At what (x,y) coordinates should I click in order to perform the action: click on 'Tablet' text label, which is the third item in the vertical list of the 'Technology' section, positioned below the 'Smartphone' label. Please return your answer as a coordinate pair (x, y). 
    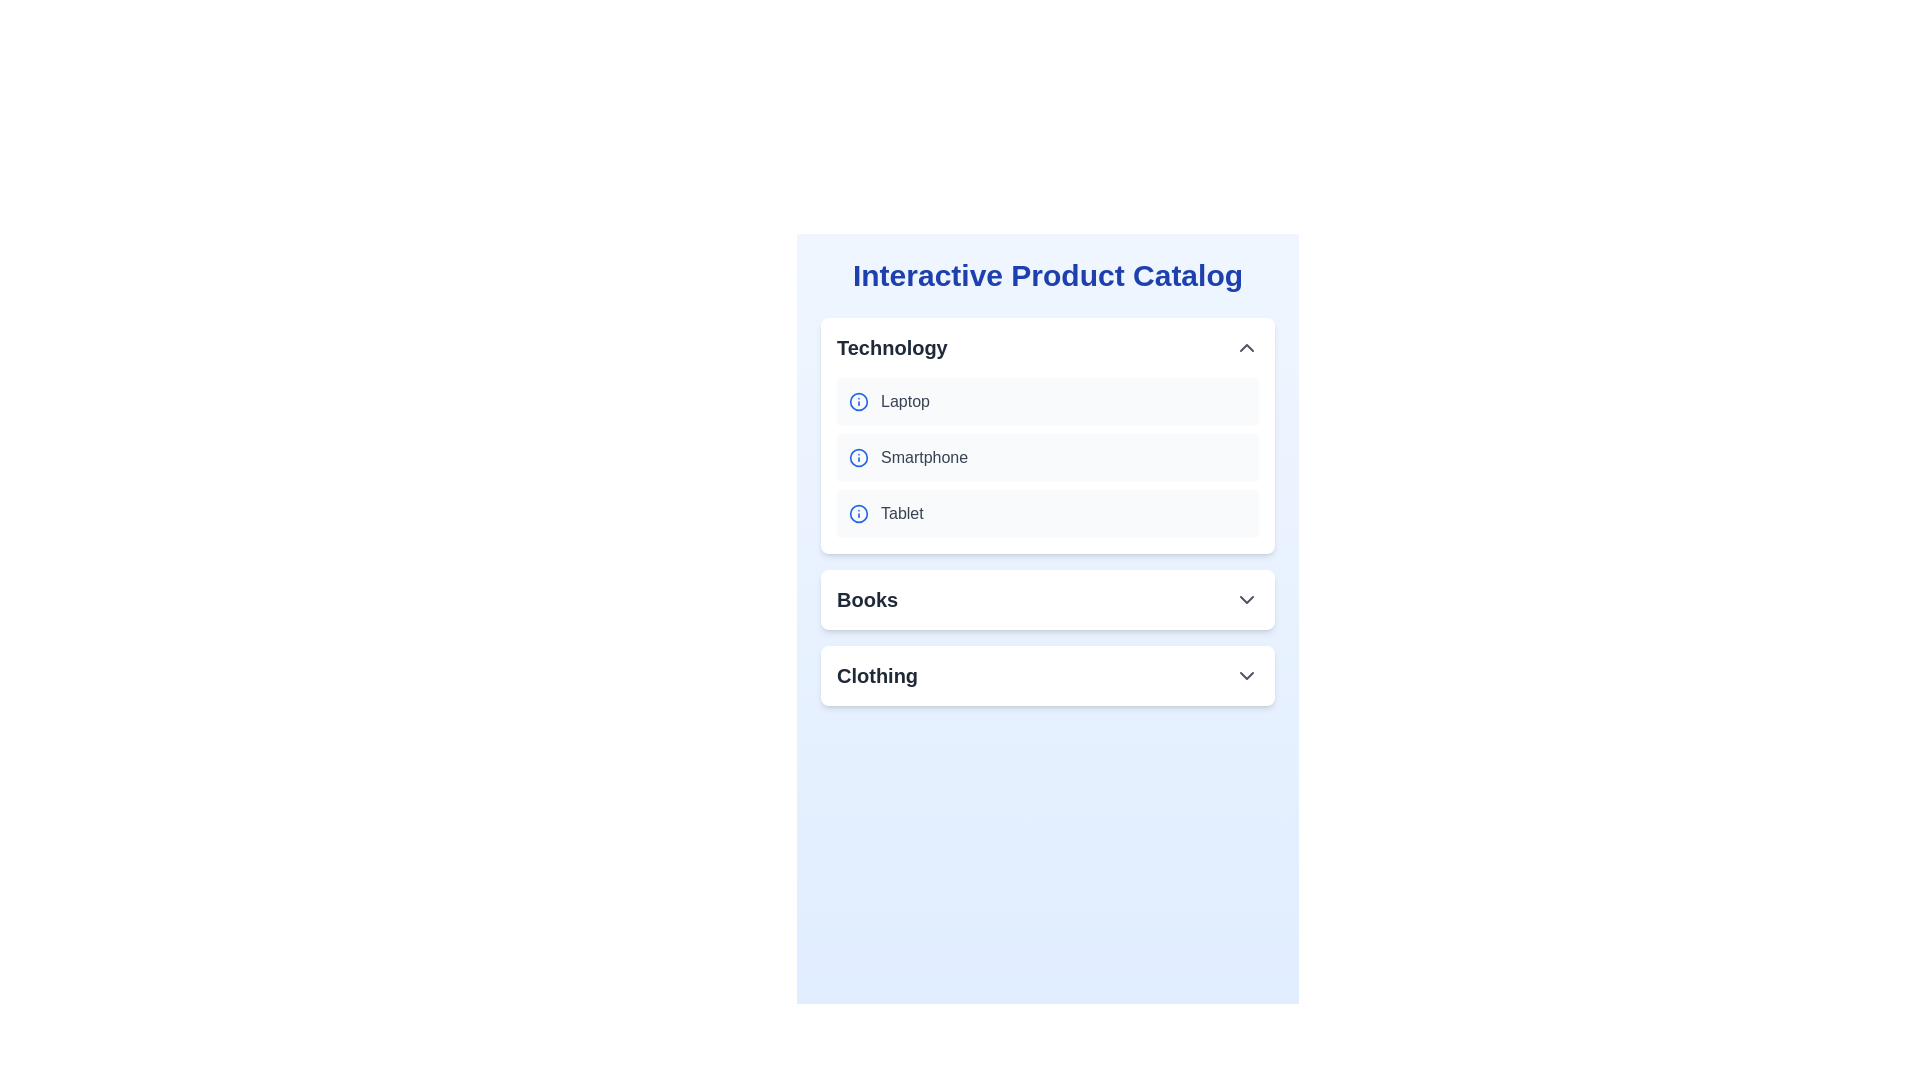
    Looking at the image, I should click on (901, 512).